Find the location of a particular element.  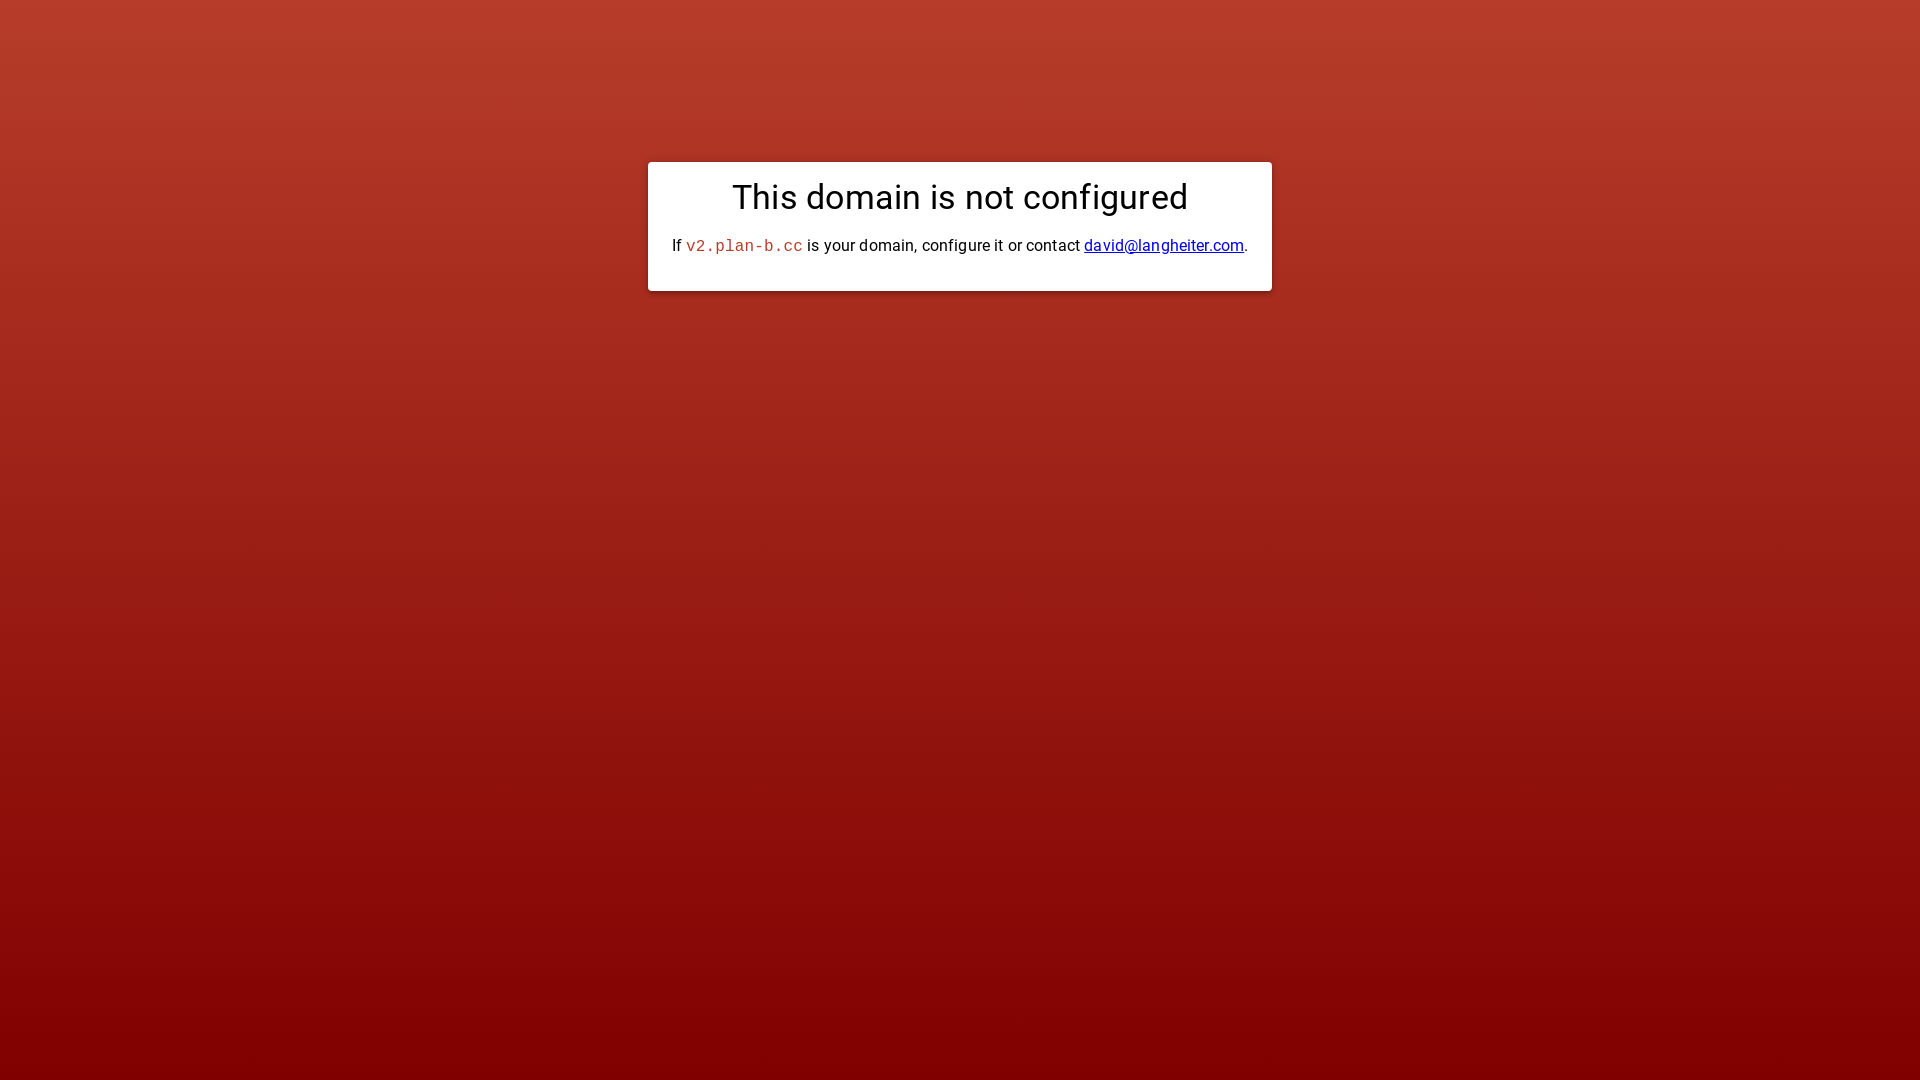

'david@langheiter.com' is located at coordinates (1083, 244).